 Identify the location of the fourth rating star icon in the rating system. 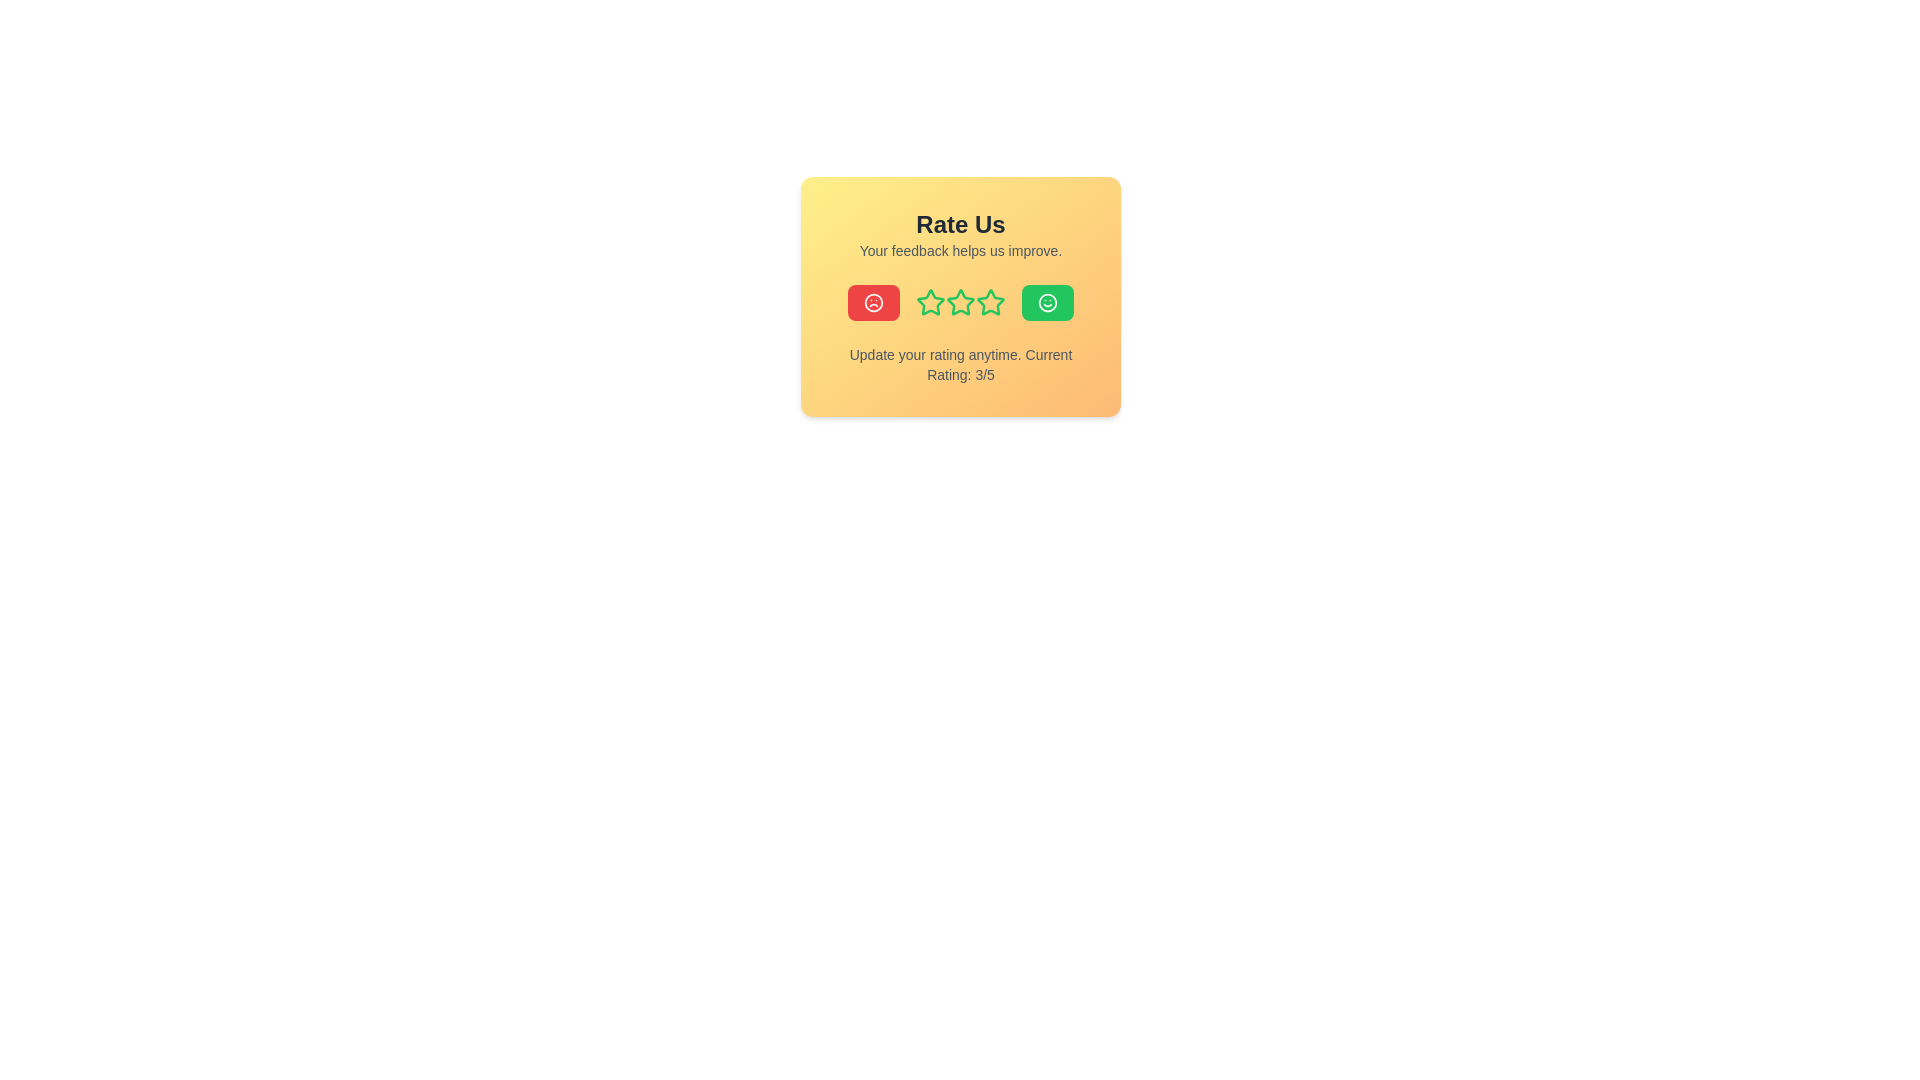
(989, 301).